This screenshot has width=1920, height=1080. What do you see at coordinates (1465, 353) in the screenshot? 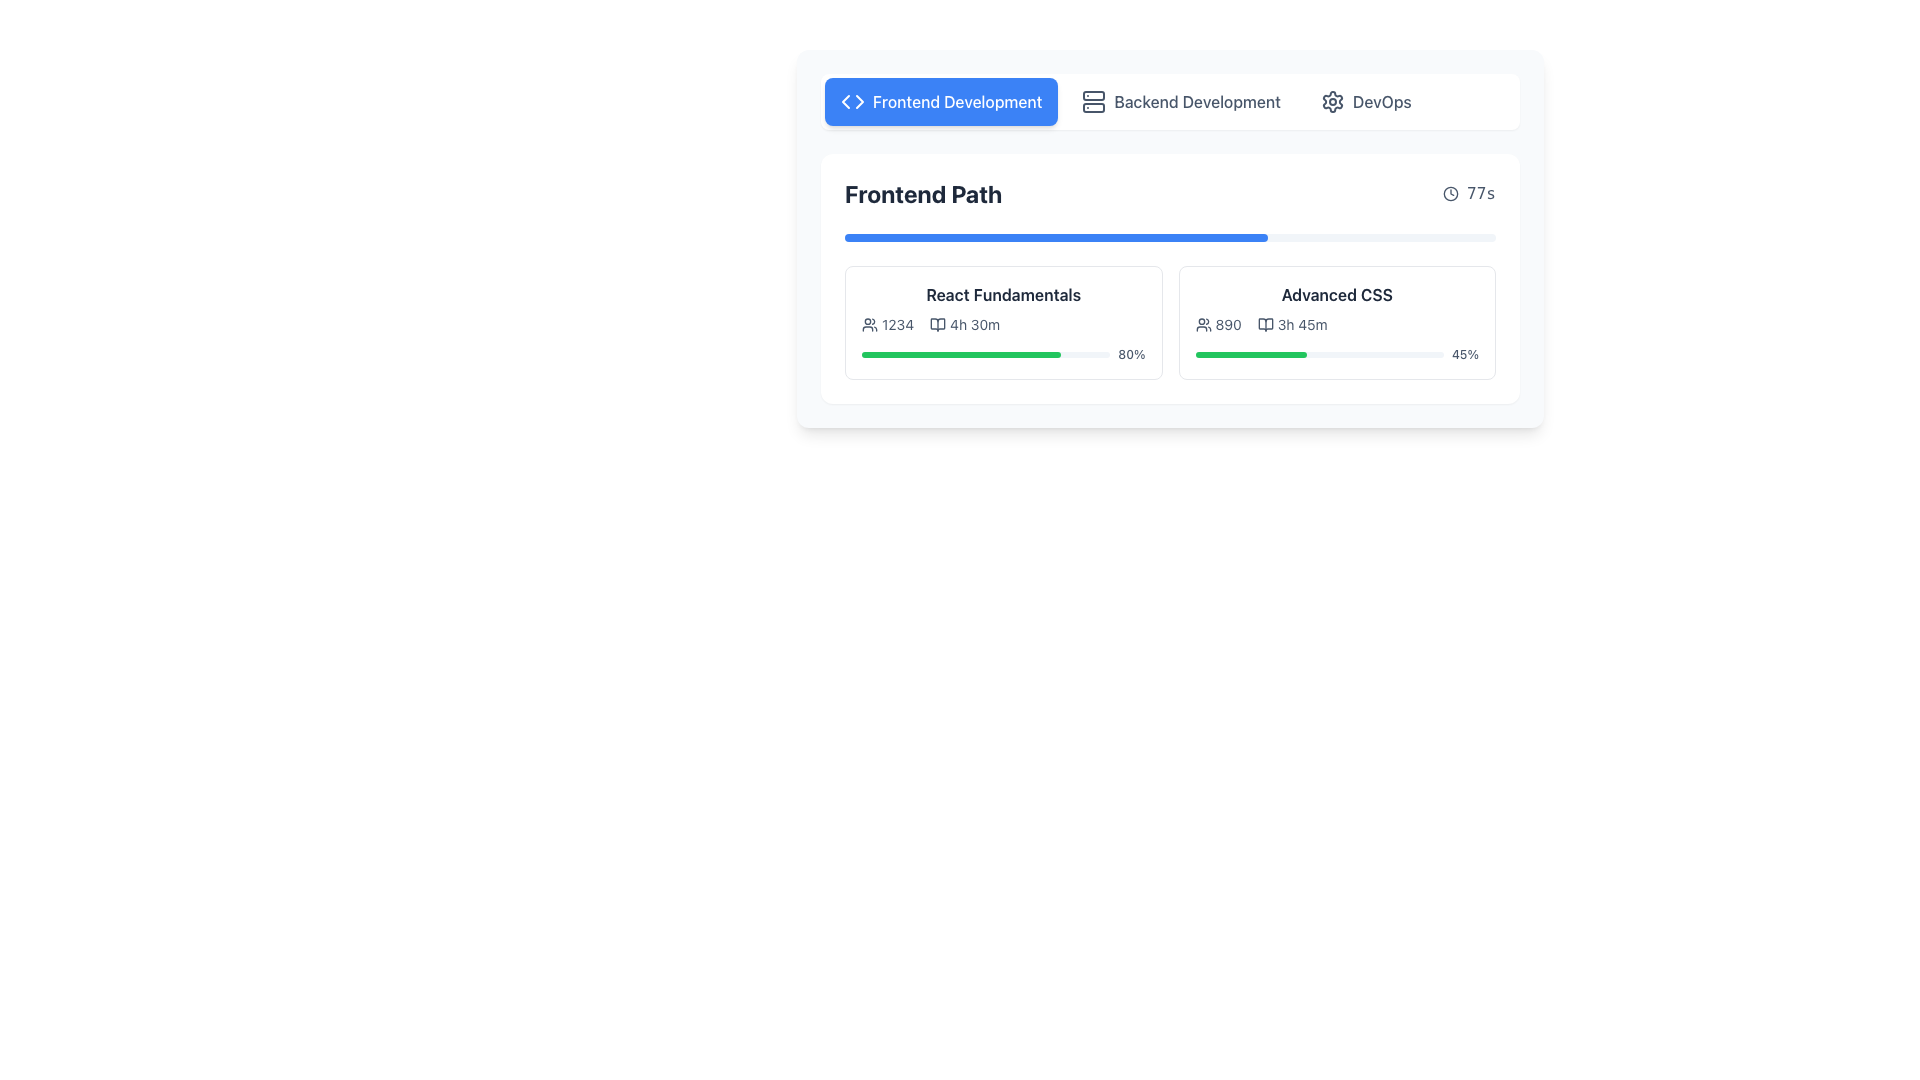
I see `the Text Display Element that shows the percentage of progress achieved, located in the bottom-right section of the 'Advanced CSS' card, next to the progress bar` at bounding box center [1465, 353].